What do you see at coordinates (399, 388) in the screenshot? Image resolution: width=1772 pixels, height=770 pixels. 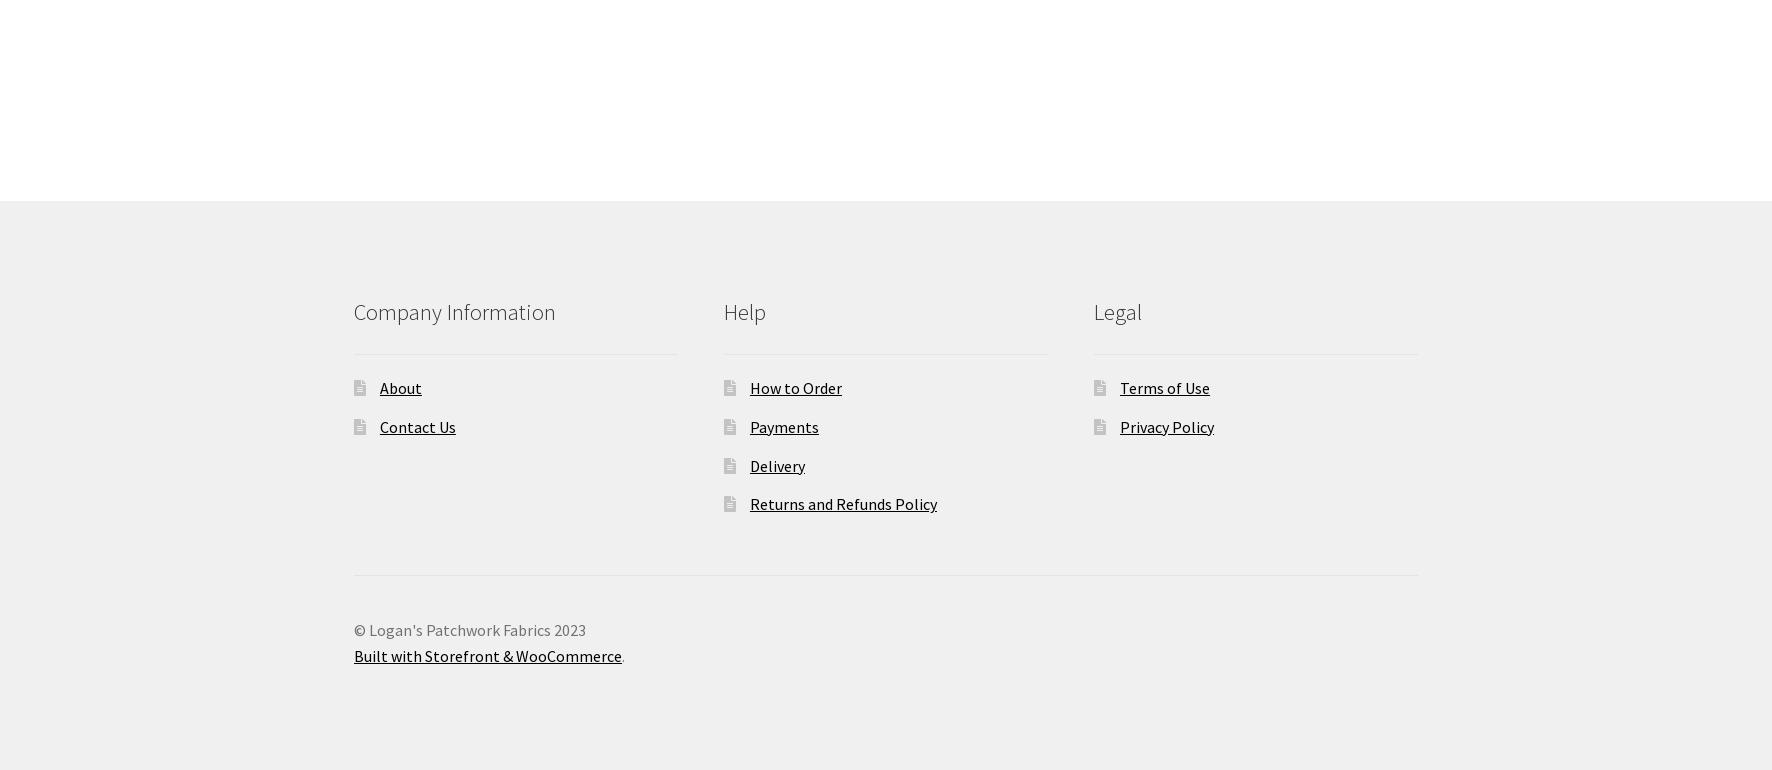 I see `'About'` at bounding box center [399, 388].